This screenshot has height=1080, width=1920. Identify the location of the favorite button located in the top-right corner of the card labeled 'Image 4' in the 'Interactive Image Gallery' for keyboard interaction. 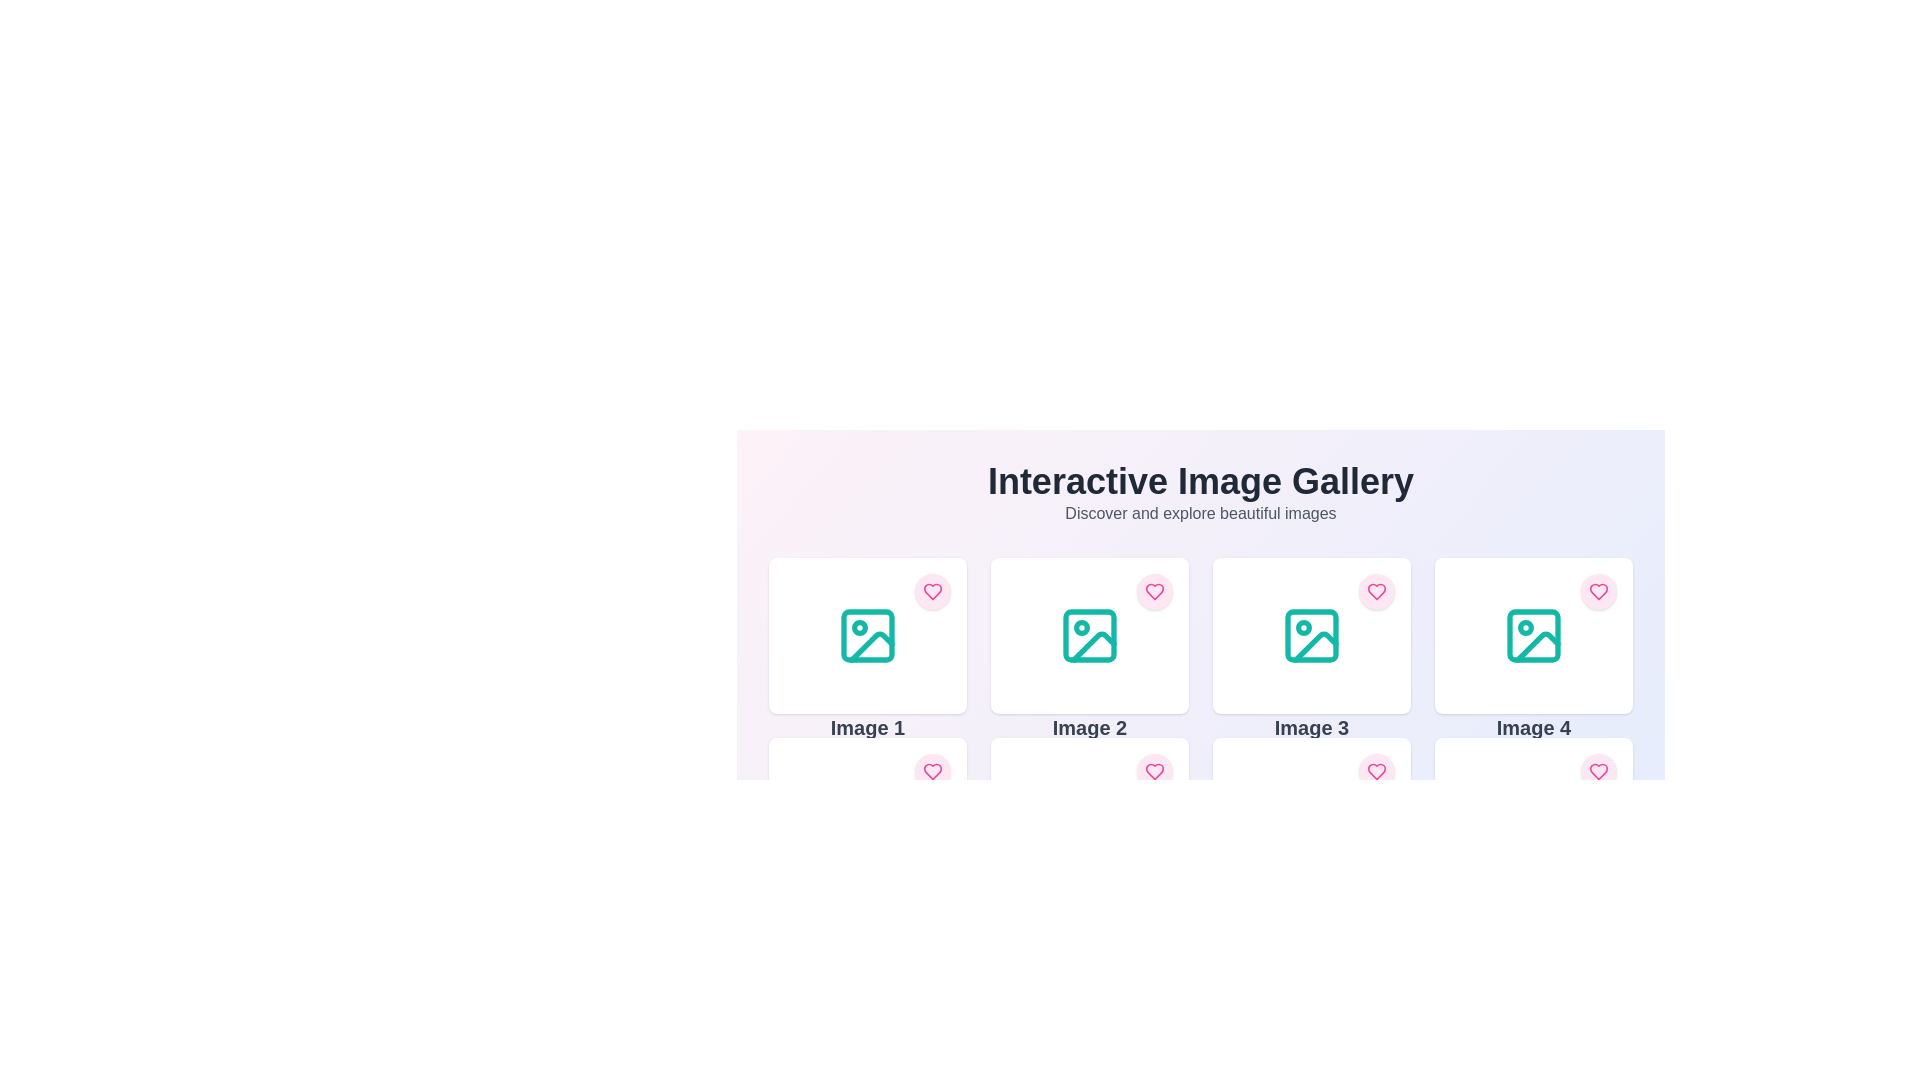
(1597, 770).